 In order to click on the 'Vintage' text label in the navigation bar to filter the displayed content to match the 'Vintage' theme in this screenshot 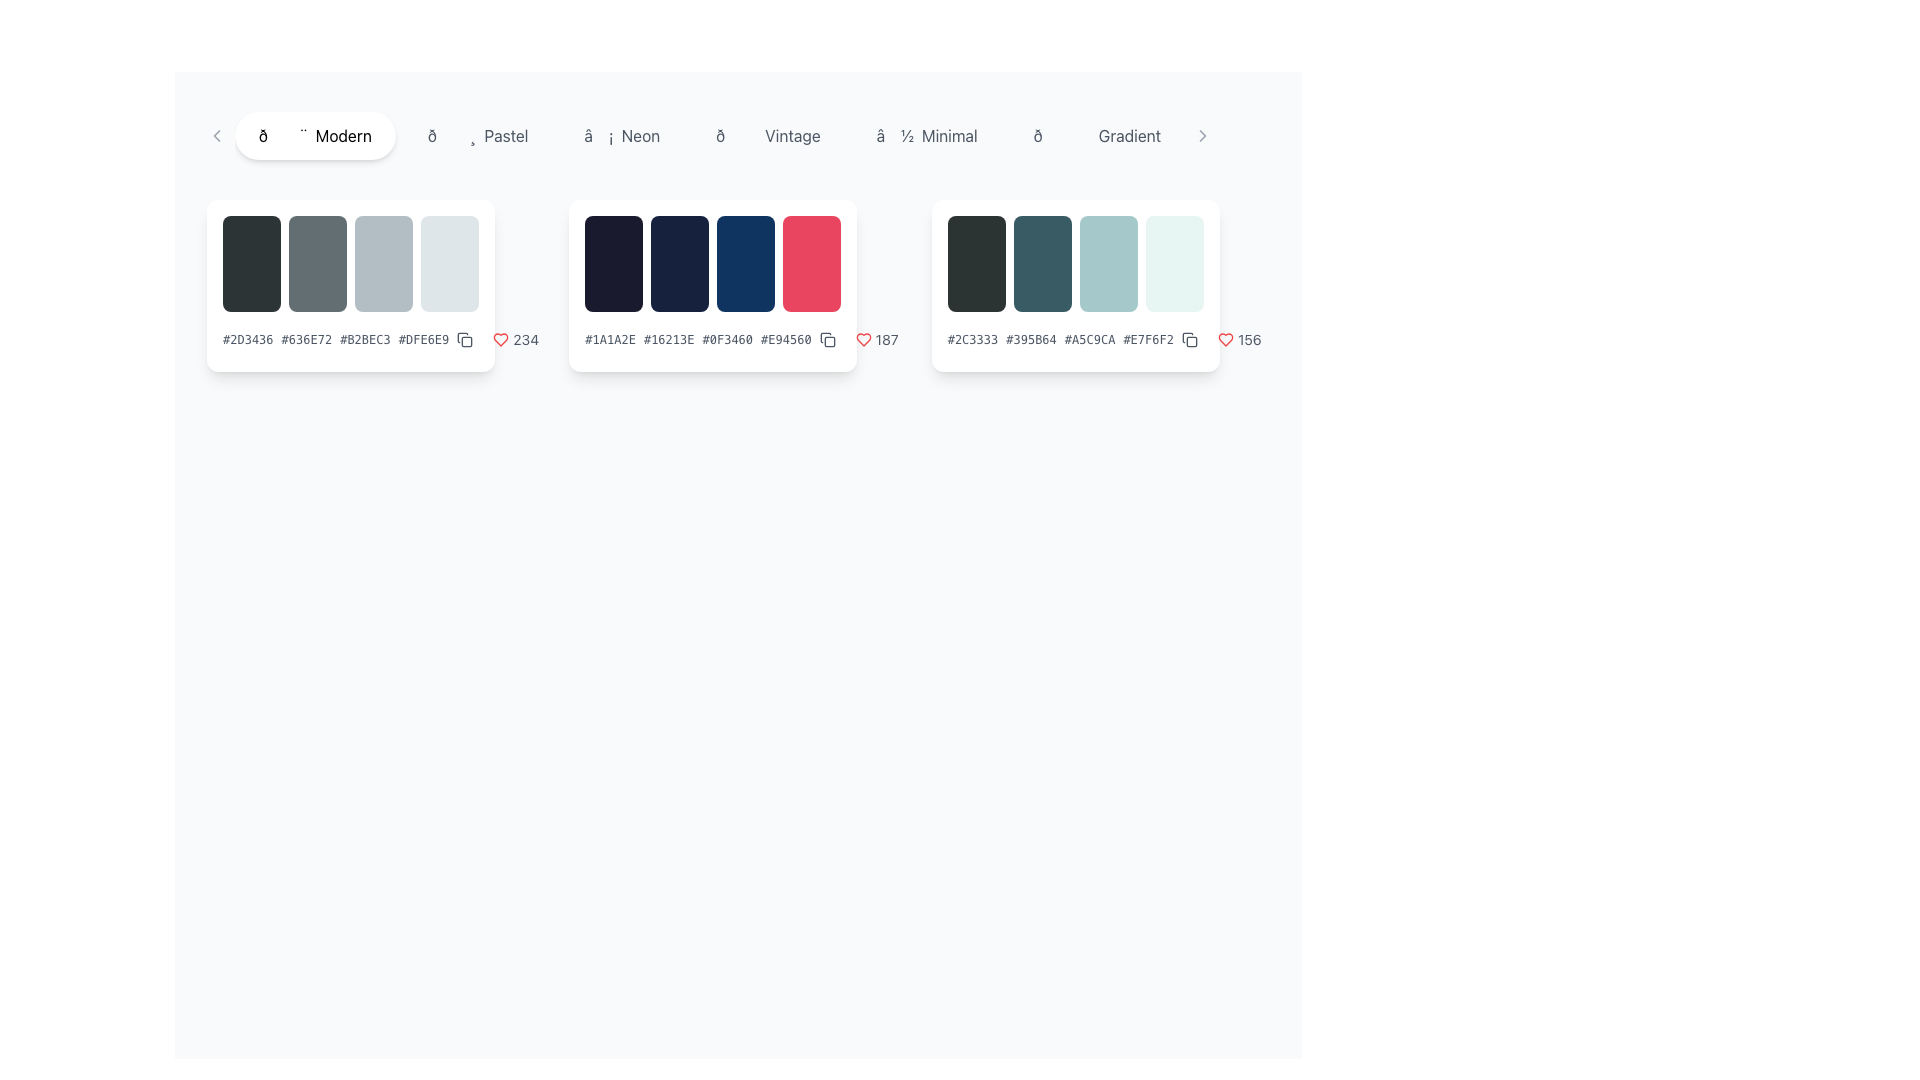, I will do `click(791, 135)`.